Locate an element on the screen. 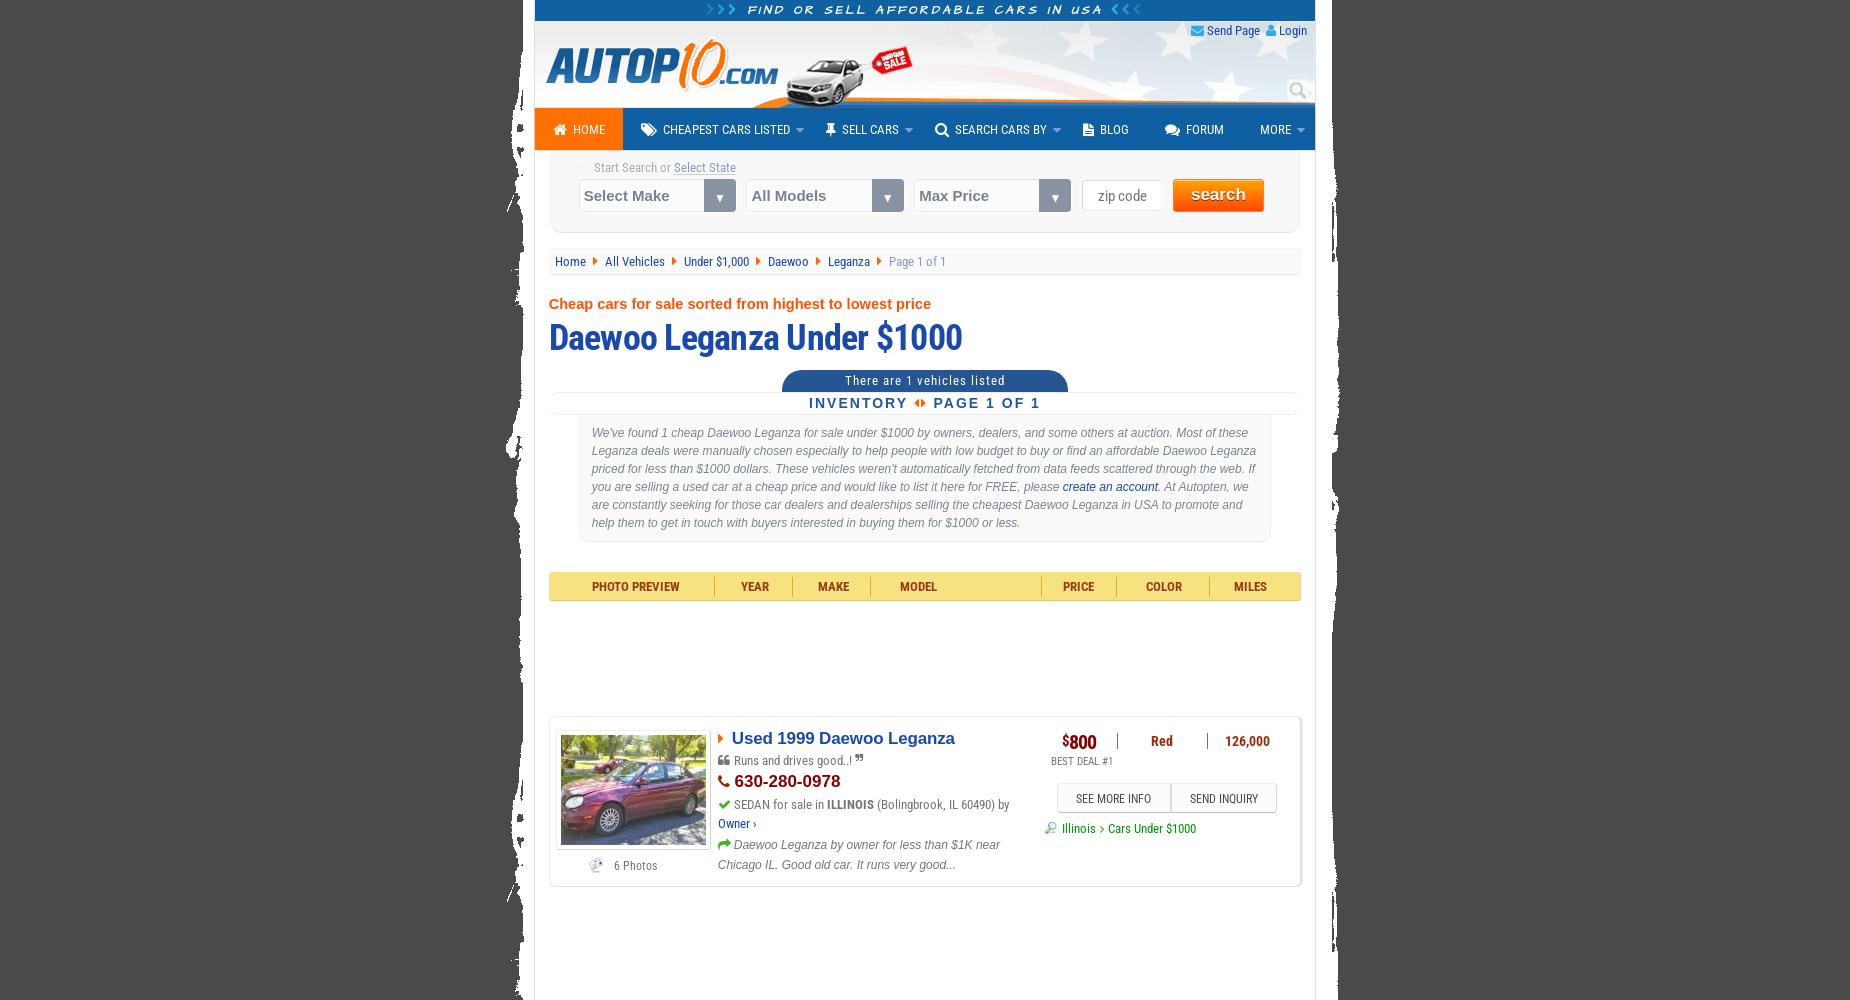  '800' is located at coordinates (1081, 741).